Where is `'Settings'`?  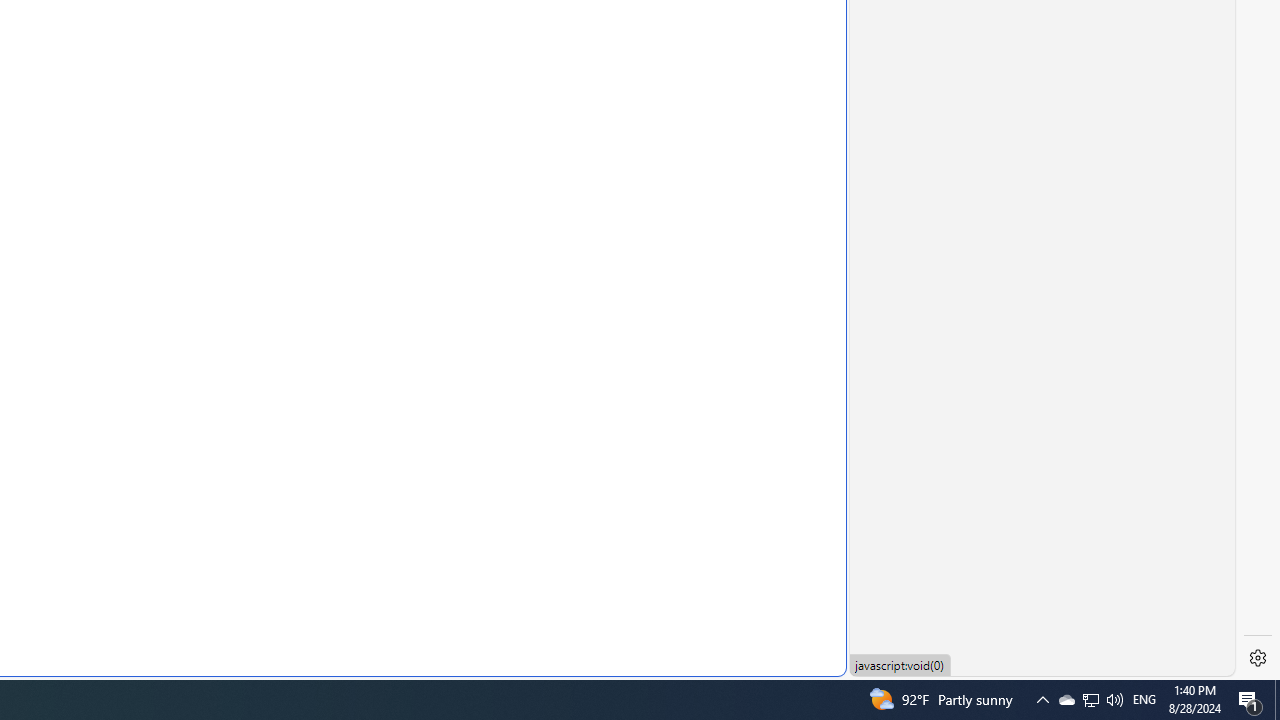 'Settings' is located at coordinates (1257, 658).